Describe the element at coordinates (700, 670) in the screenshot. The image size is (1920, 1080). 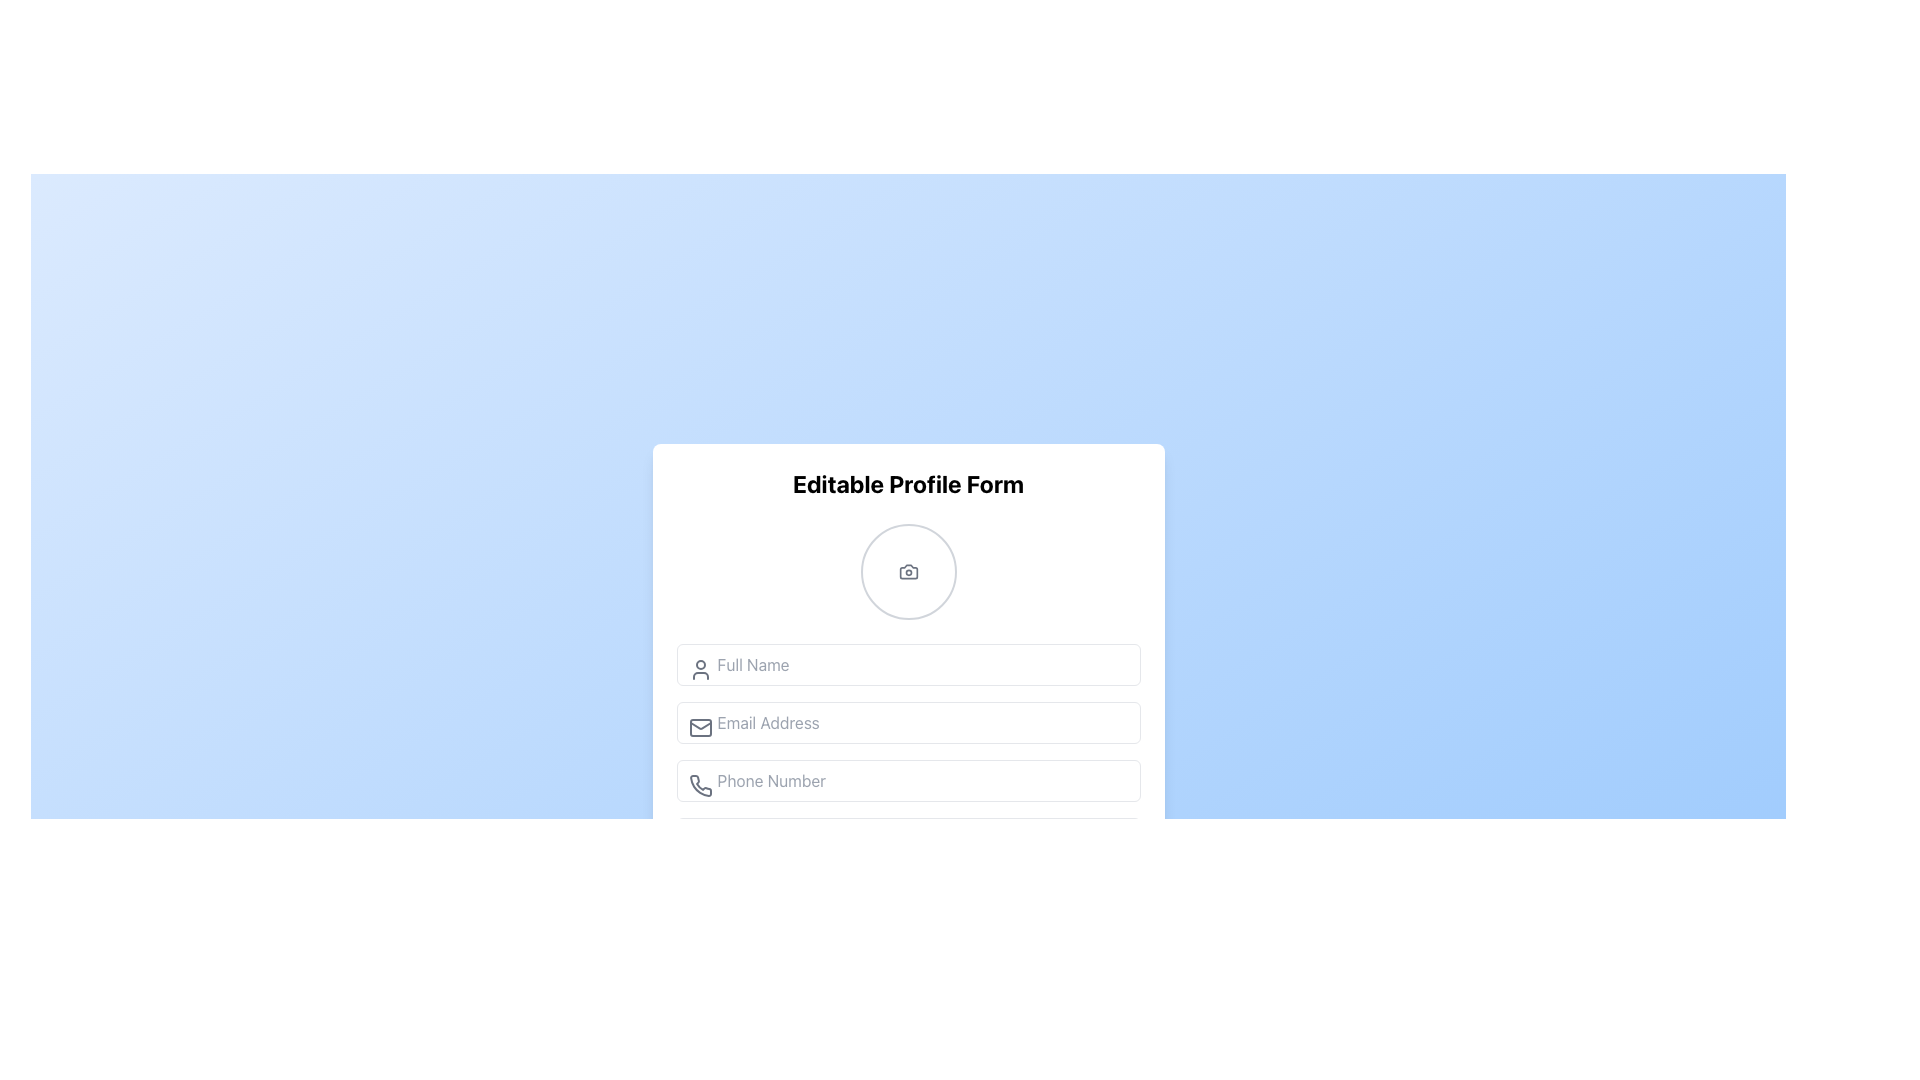
I see `the 'Full Name' input field icon, which is located on the left side of the associated input field, serving as a visual cue for entering a user's name` at that location.